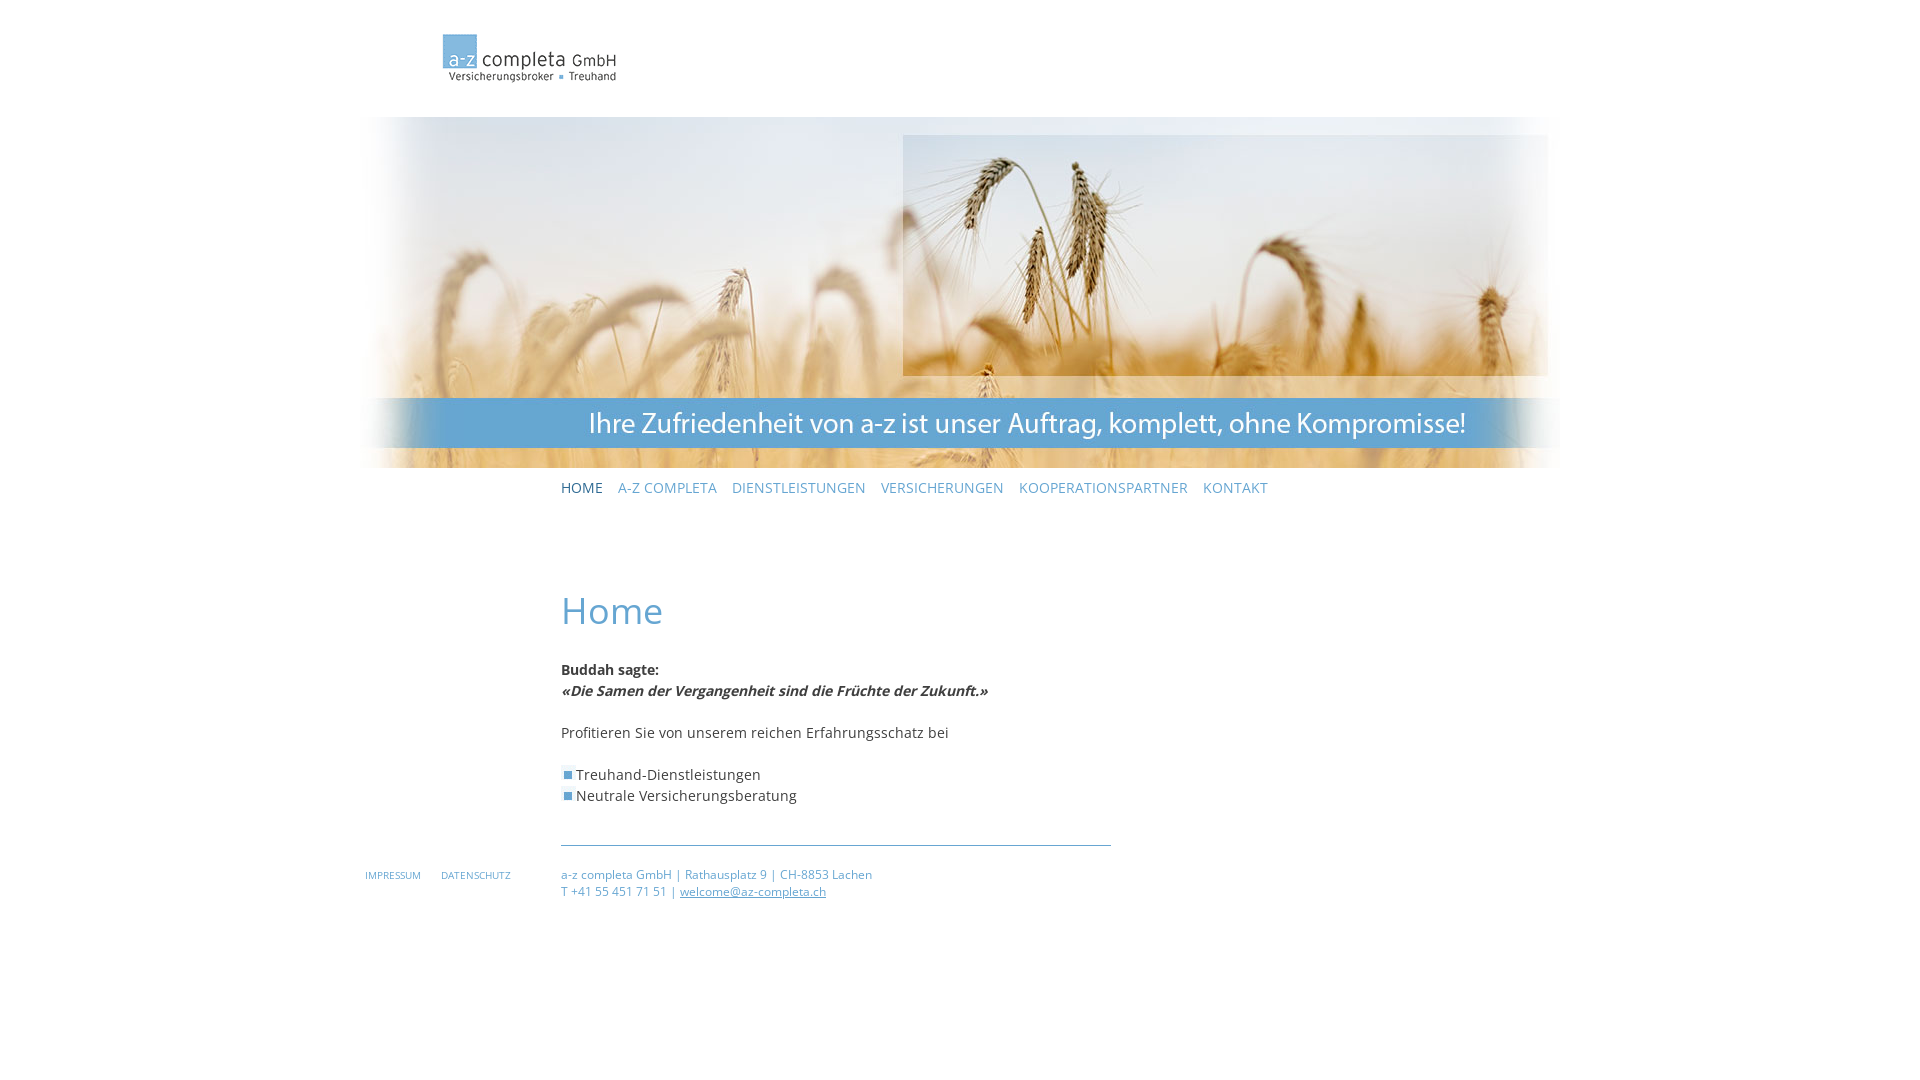 The width and height of the screenshot is (1920, 1080). I want to click on 'welcome@az-completa.ch', so click(752, 890).